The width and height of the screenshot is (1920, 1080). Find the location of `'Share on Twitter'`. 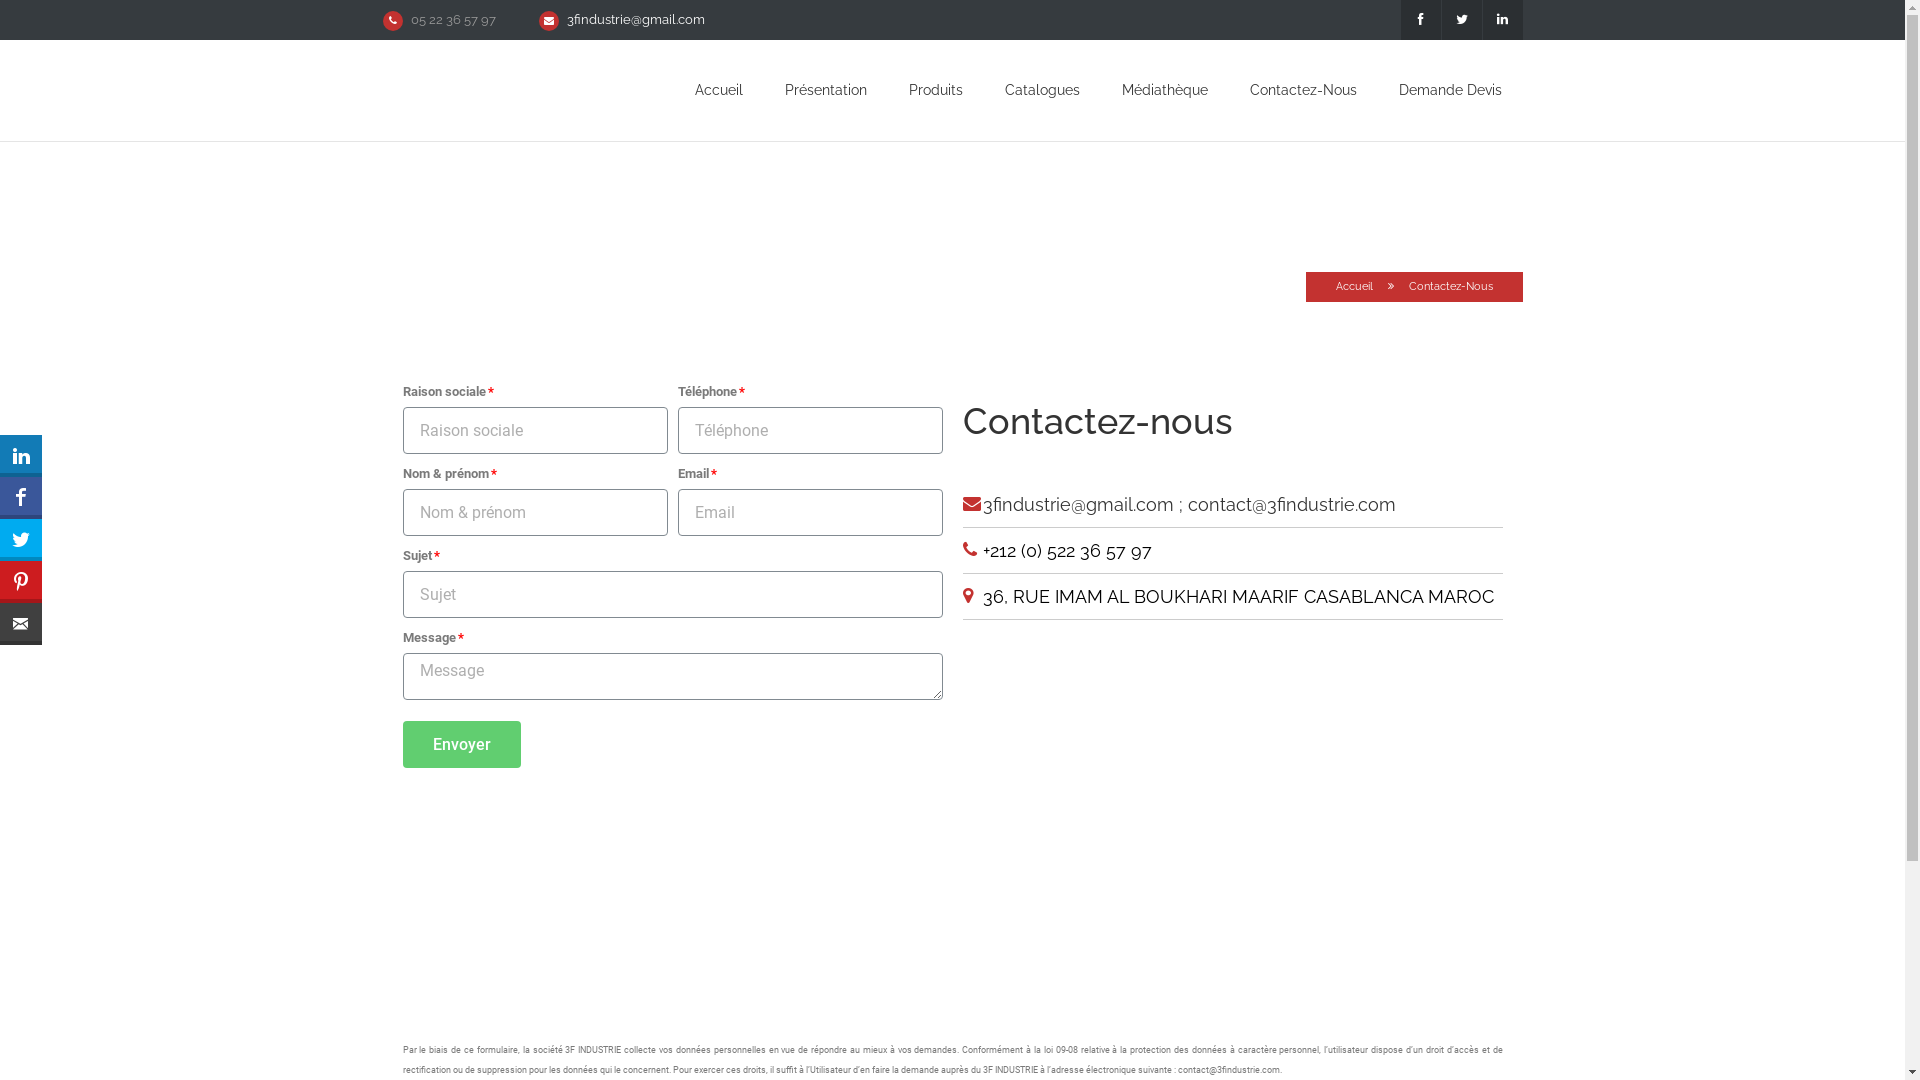

'Share on Twitter' is located at coordinates (20, 540).